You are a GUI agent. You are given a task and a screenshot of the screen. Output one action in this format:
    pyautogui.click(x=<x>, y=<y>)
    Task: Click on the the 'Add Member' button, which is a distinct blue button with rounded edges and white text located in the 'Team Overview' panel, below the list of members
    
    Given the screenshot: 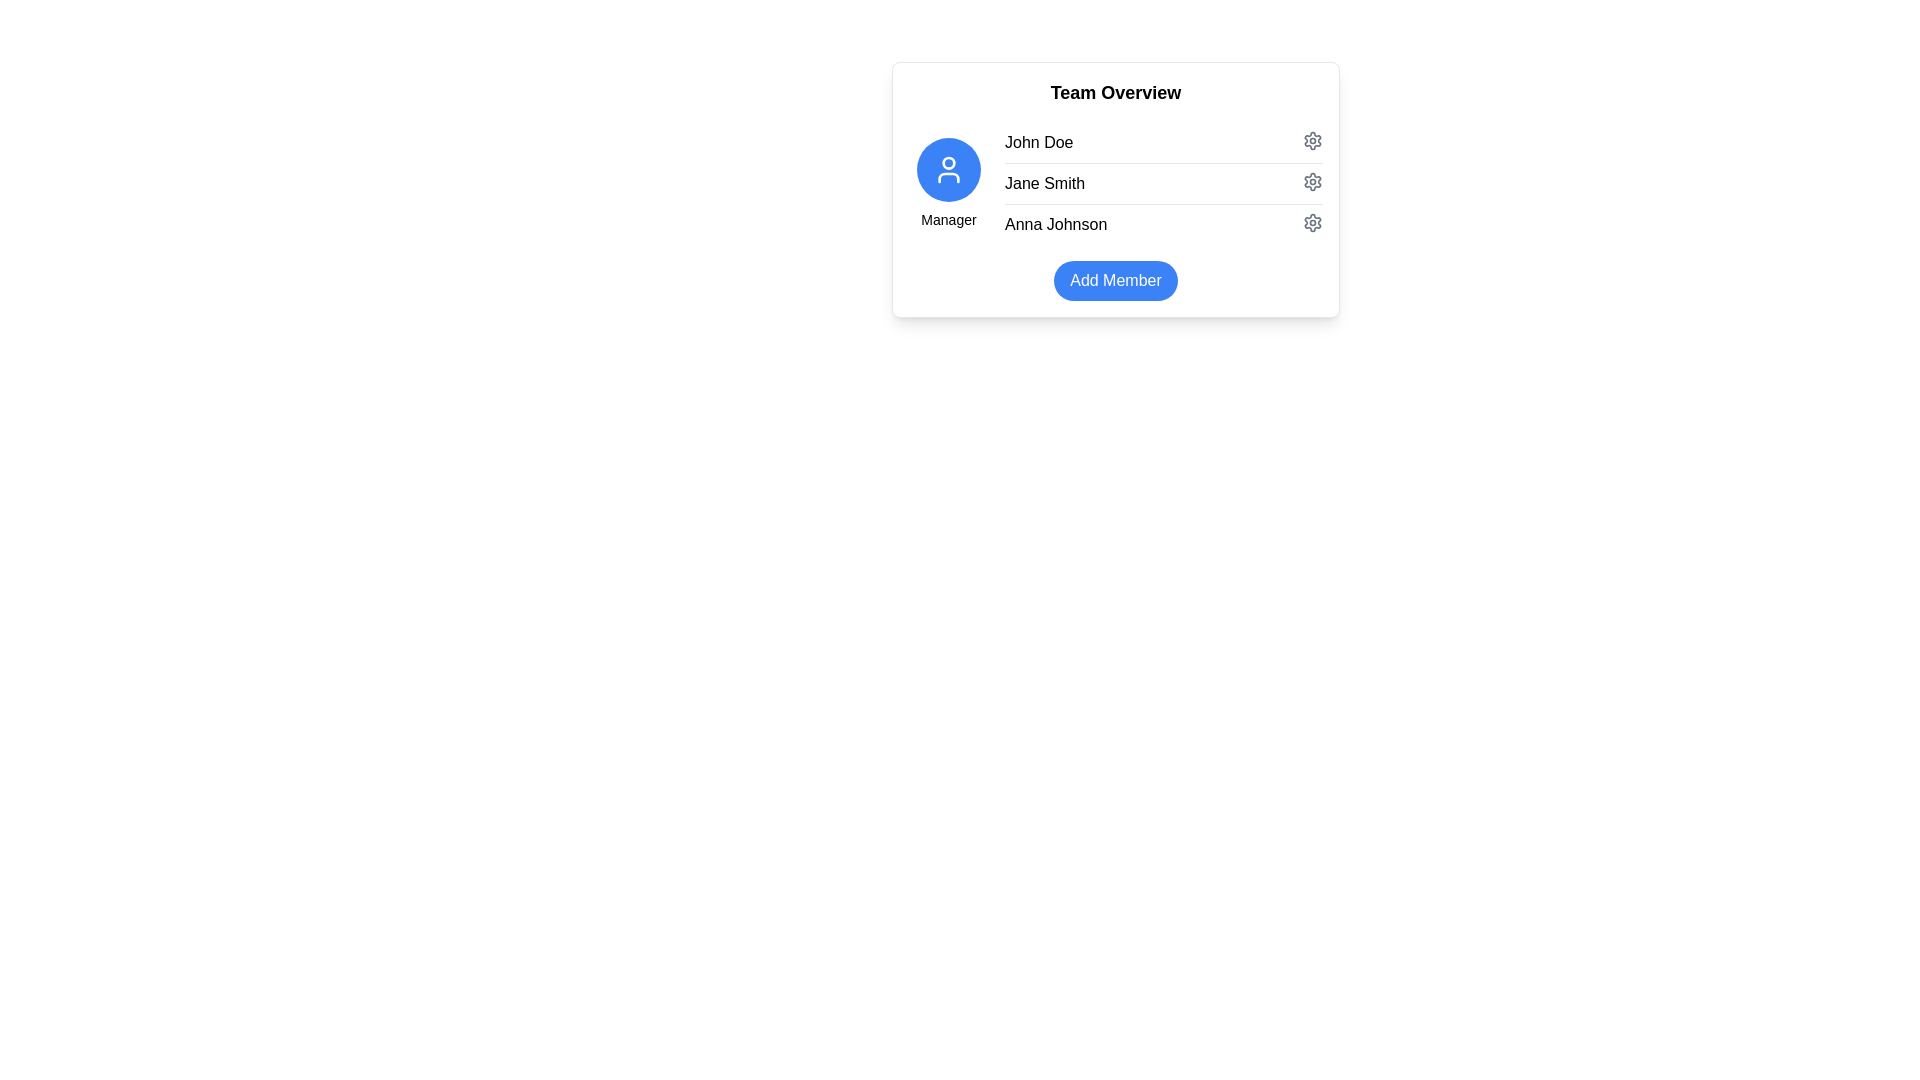 What is the action you would take?
    pyautogui.click(x=1115, y=281)
    